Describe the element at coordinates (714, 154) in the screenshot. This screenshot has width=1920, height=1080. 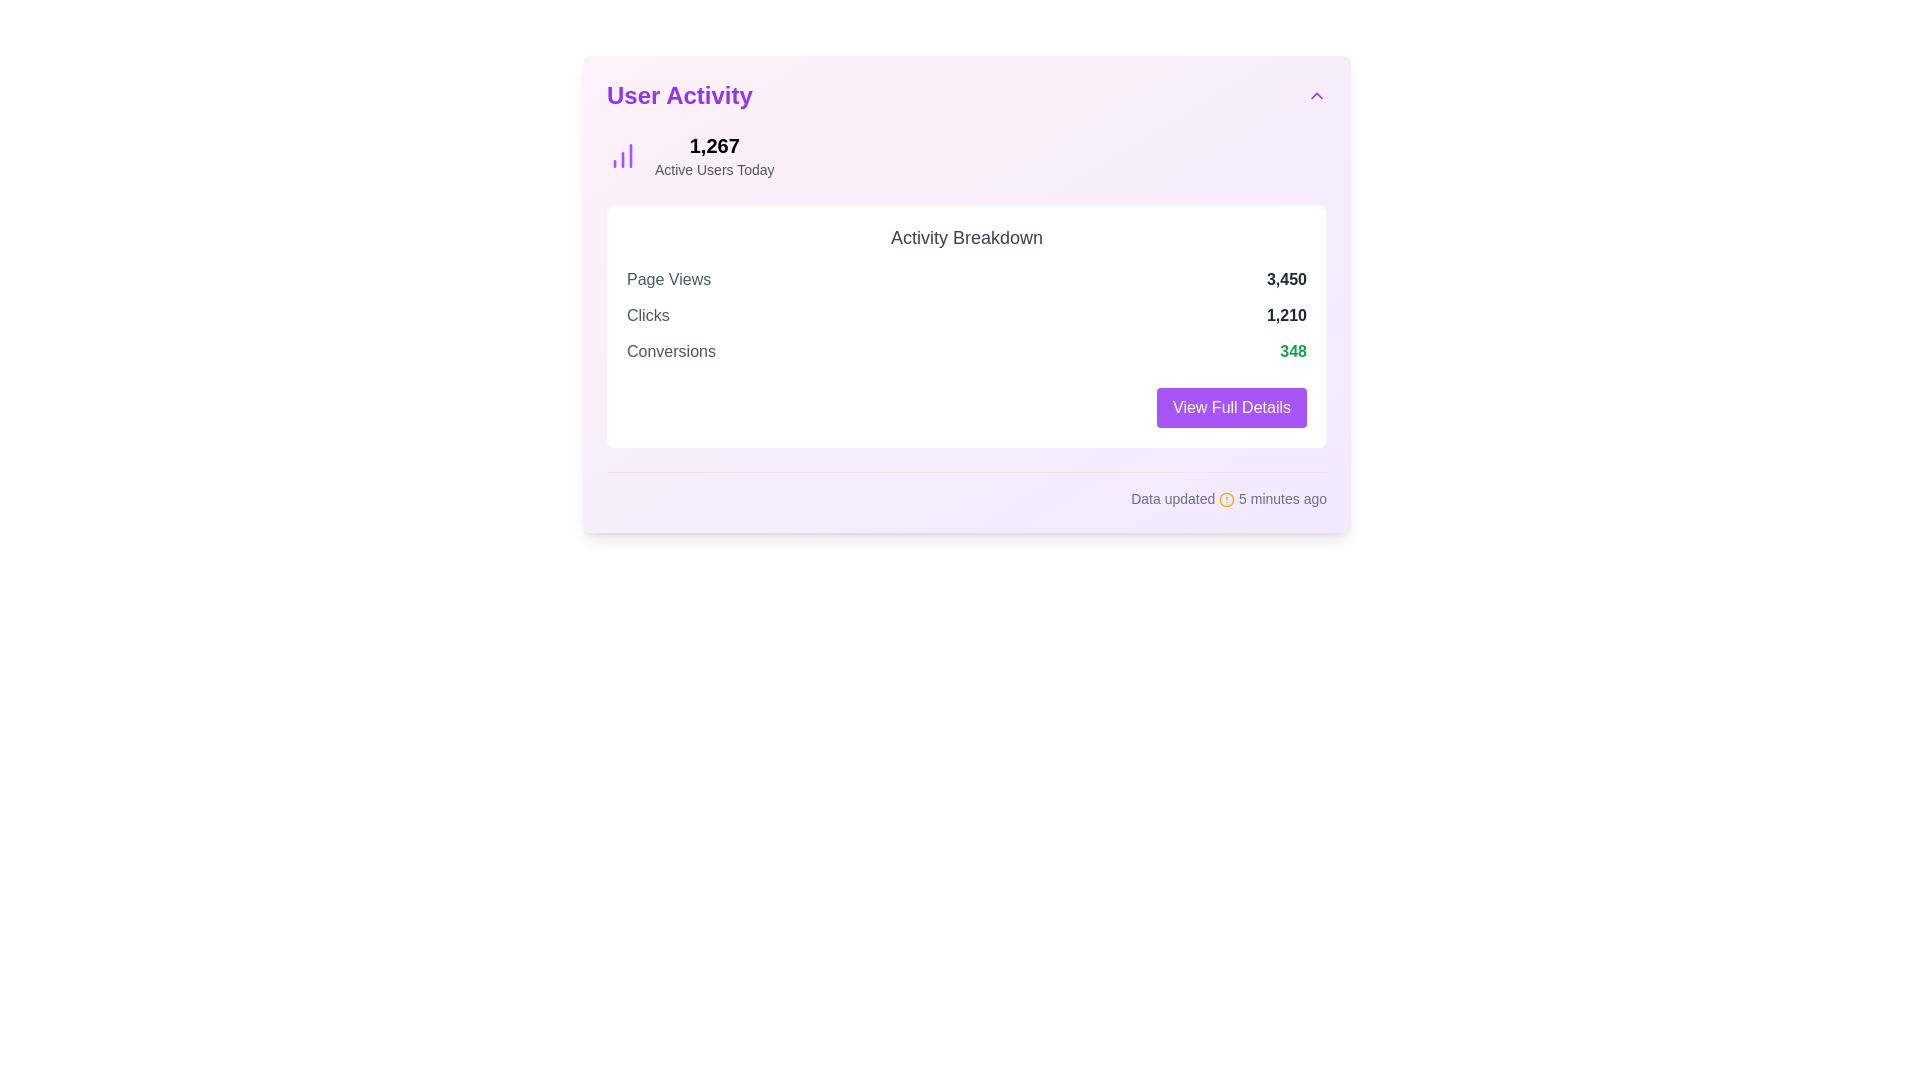
I see `the numerical display showing '1,267' with the subtitle 'Active Users Today' located in the 'User Activity' section` at that location.